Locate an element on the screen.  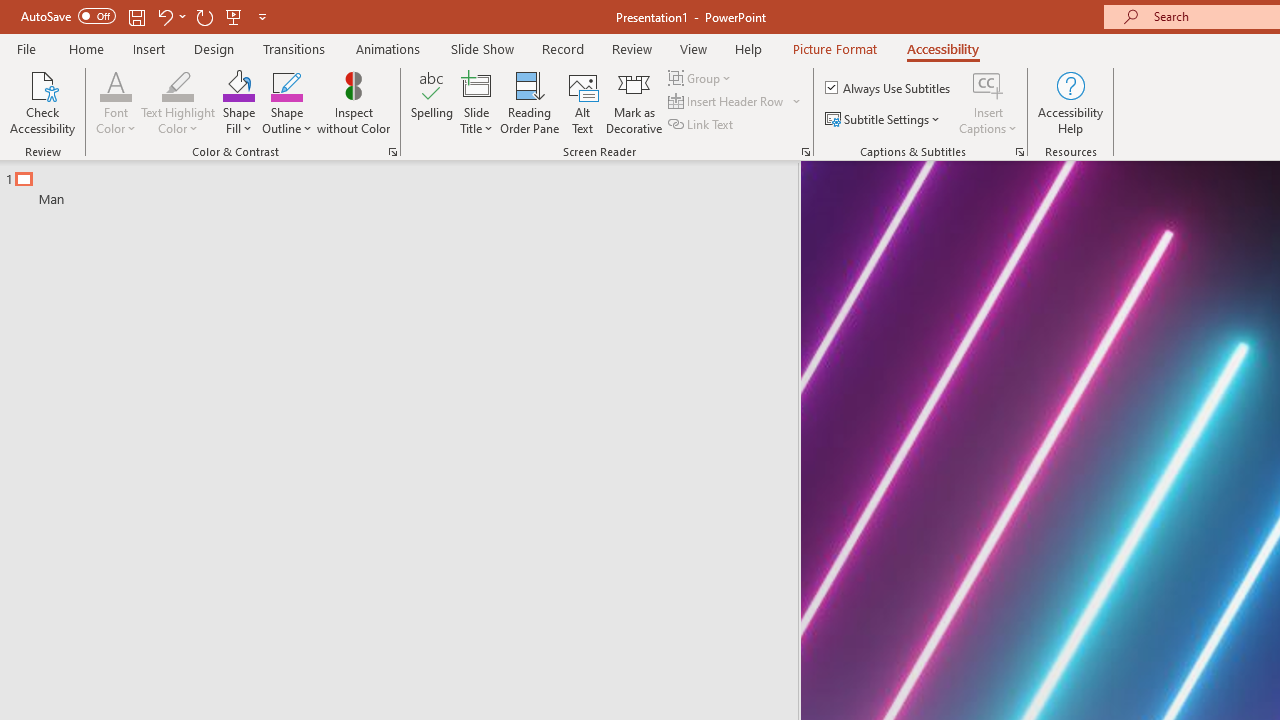
'Text Highlight Color' is located at coordinates (178, 103).